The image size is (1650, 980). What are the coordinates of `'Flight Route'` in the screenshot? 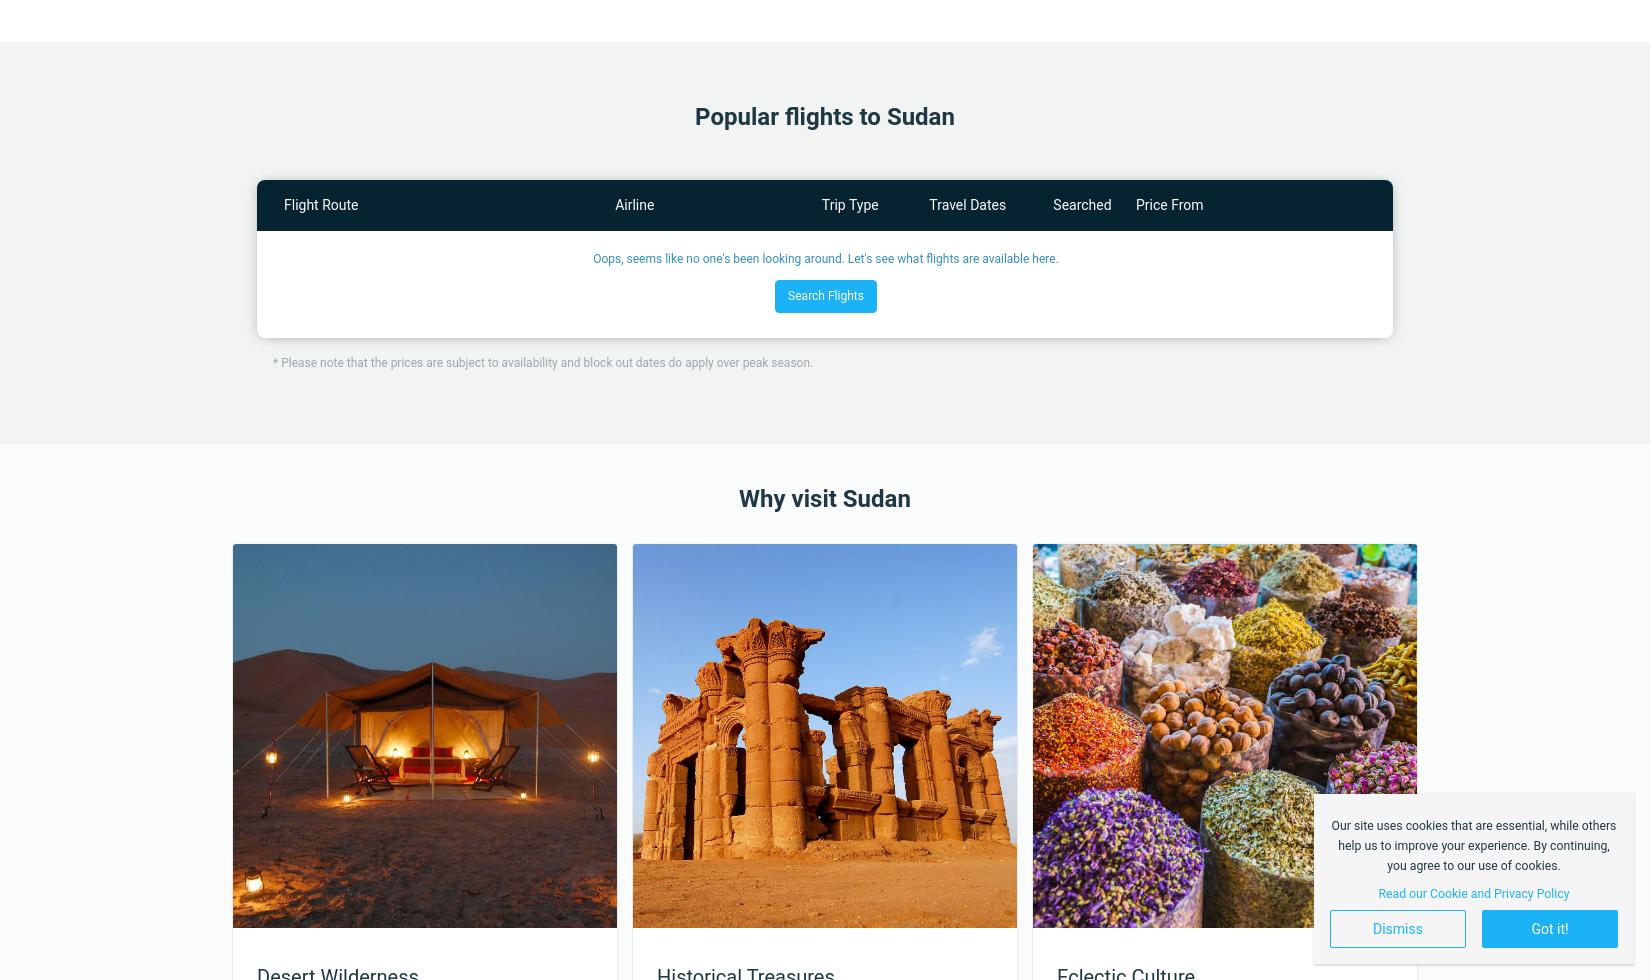 It's located at (320, 205).